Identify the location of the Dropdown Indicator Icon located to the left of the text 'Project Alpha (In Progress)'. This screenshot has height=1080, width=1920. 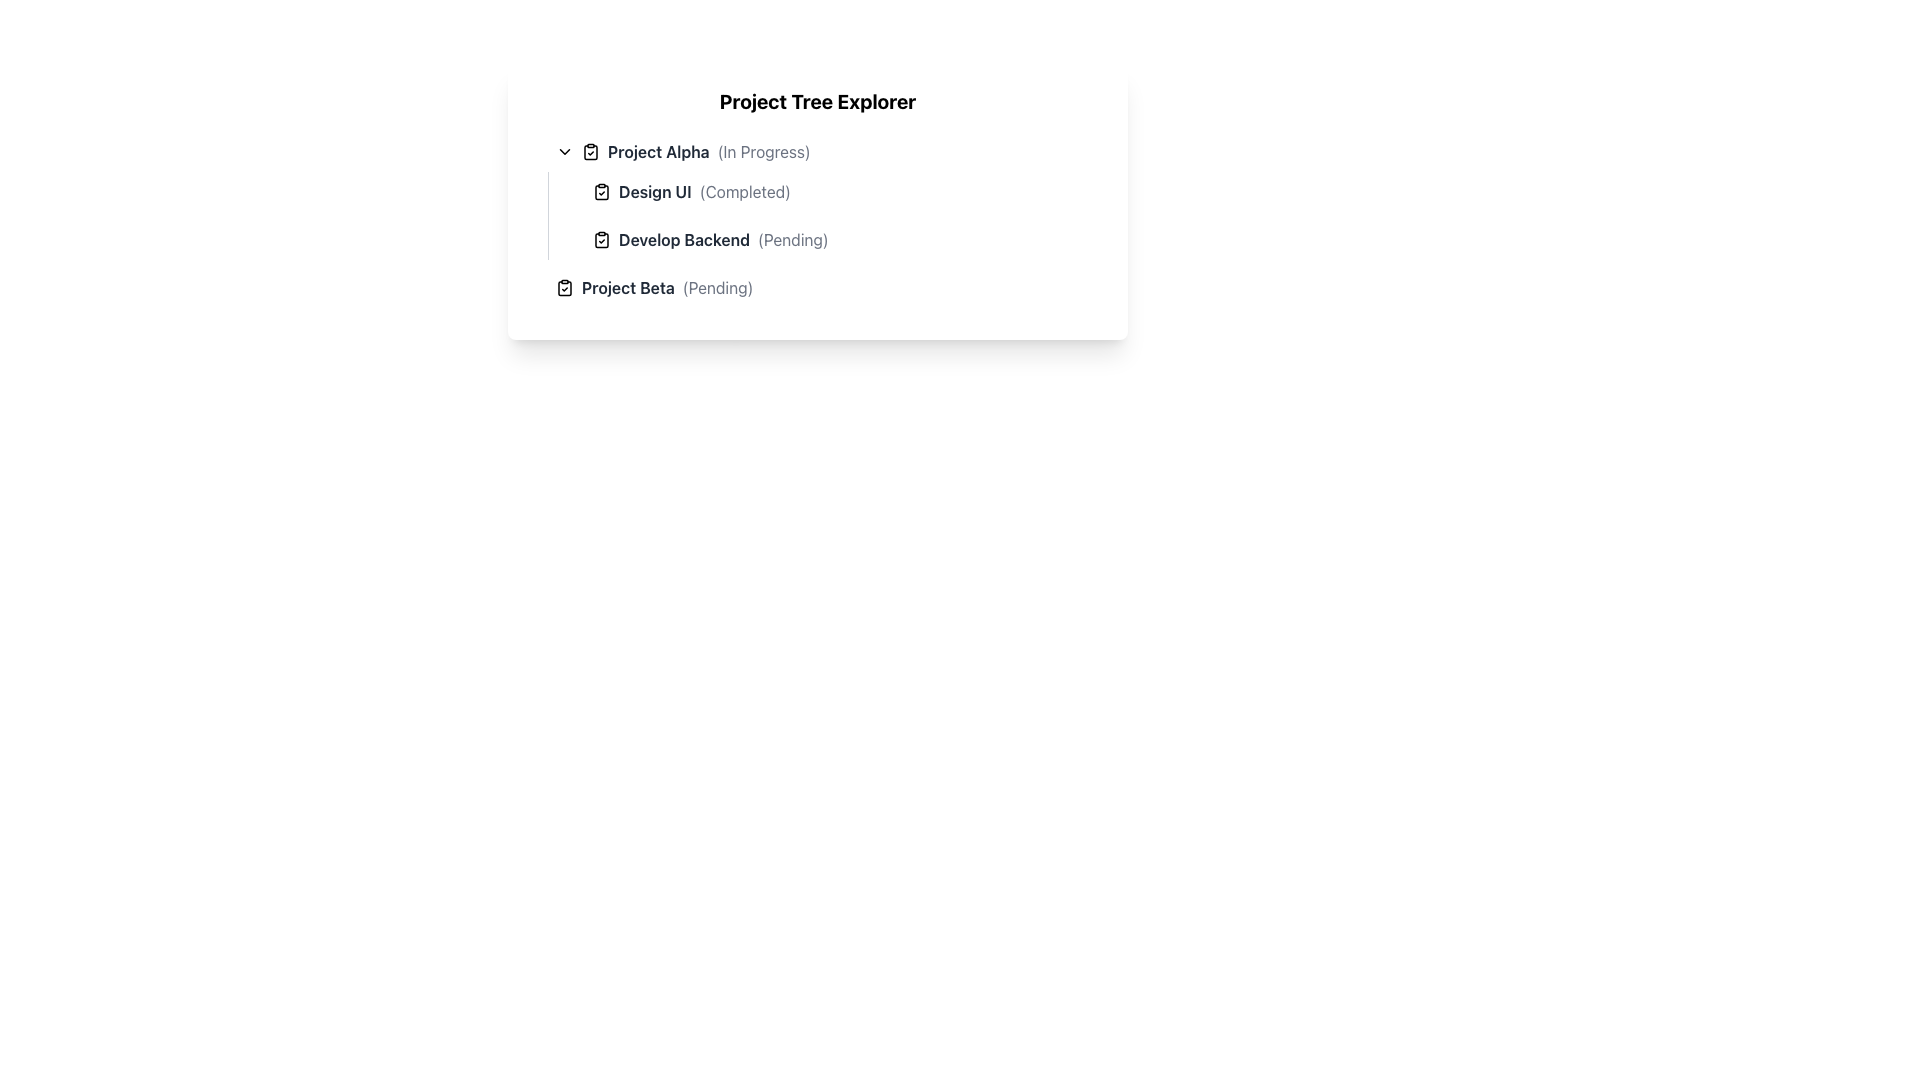
(564, 150).